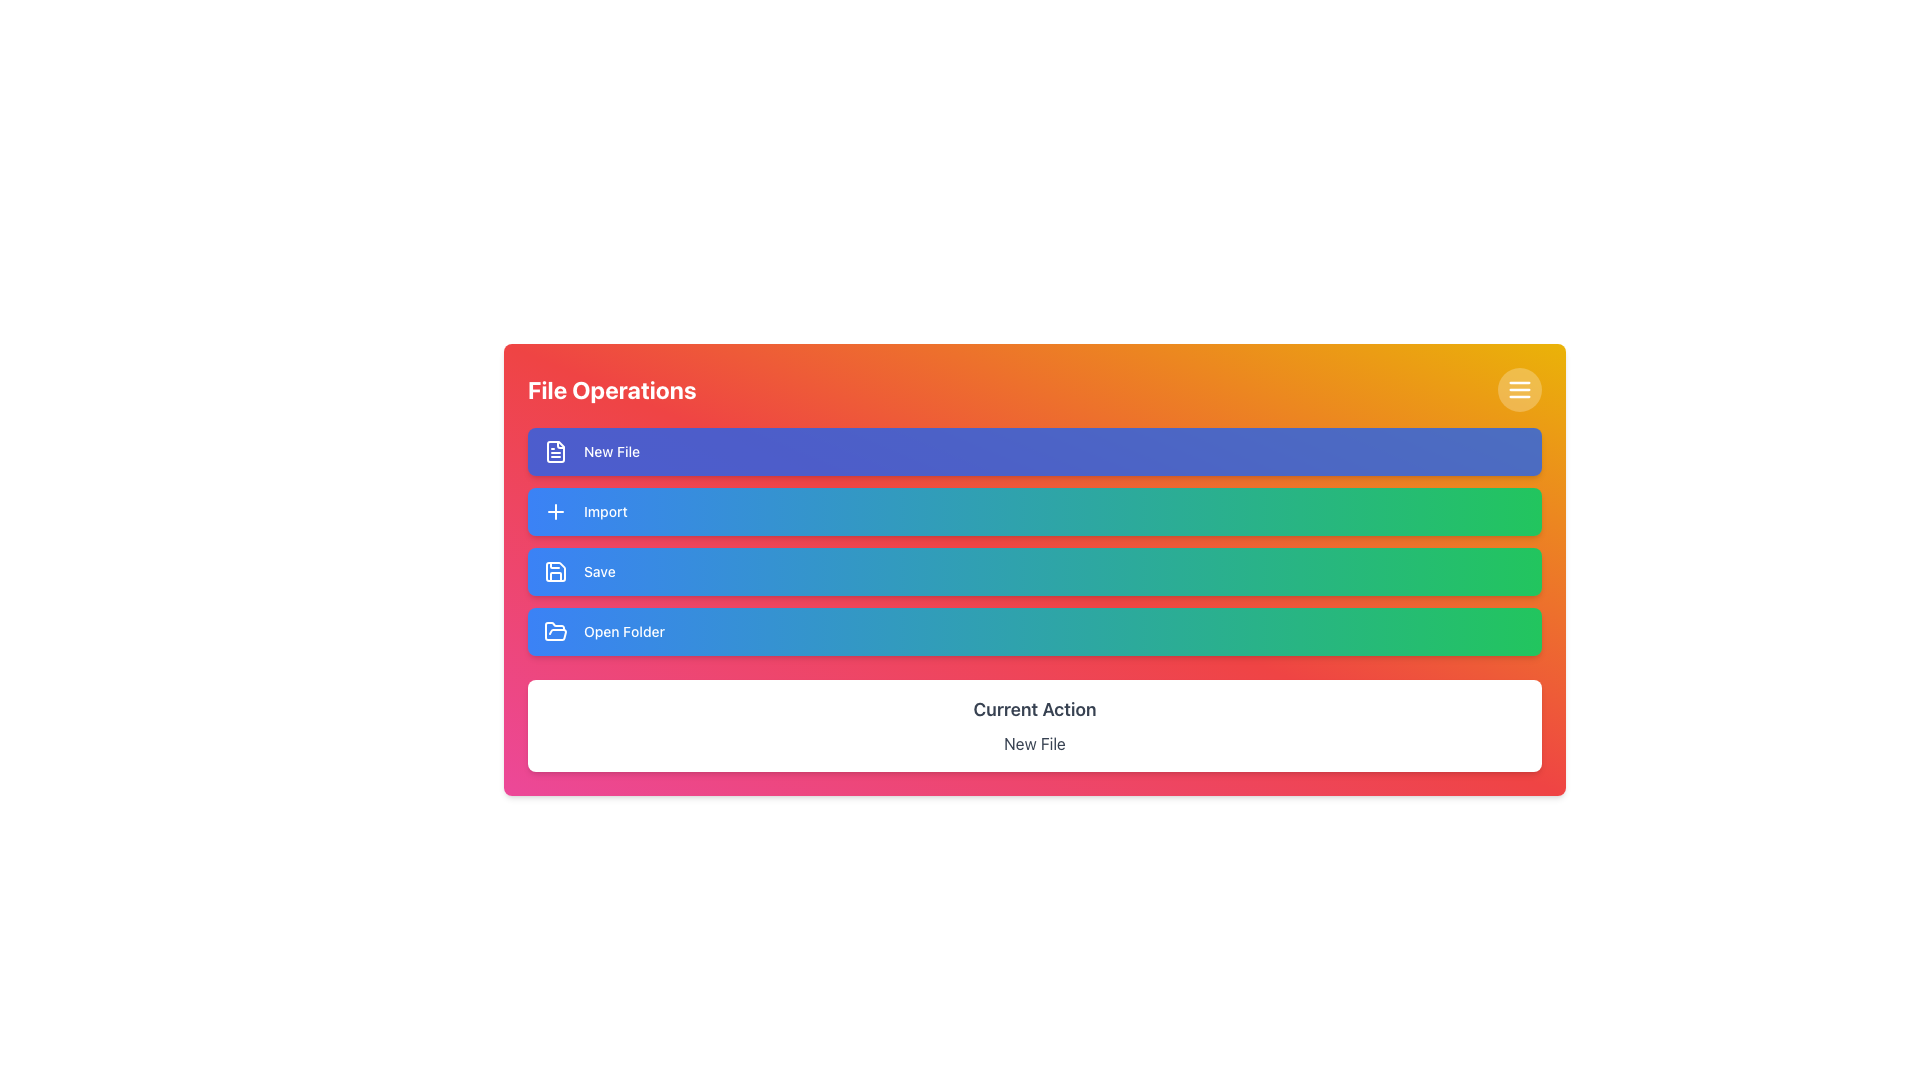 The height and width of the screenshot is (1080, 1920). I want to click on the 'Import' button located in the 'File Operations' section, which is the second button in a vertical stack of four buttons, so click(1035, 511).